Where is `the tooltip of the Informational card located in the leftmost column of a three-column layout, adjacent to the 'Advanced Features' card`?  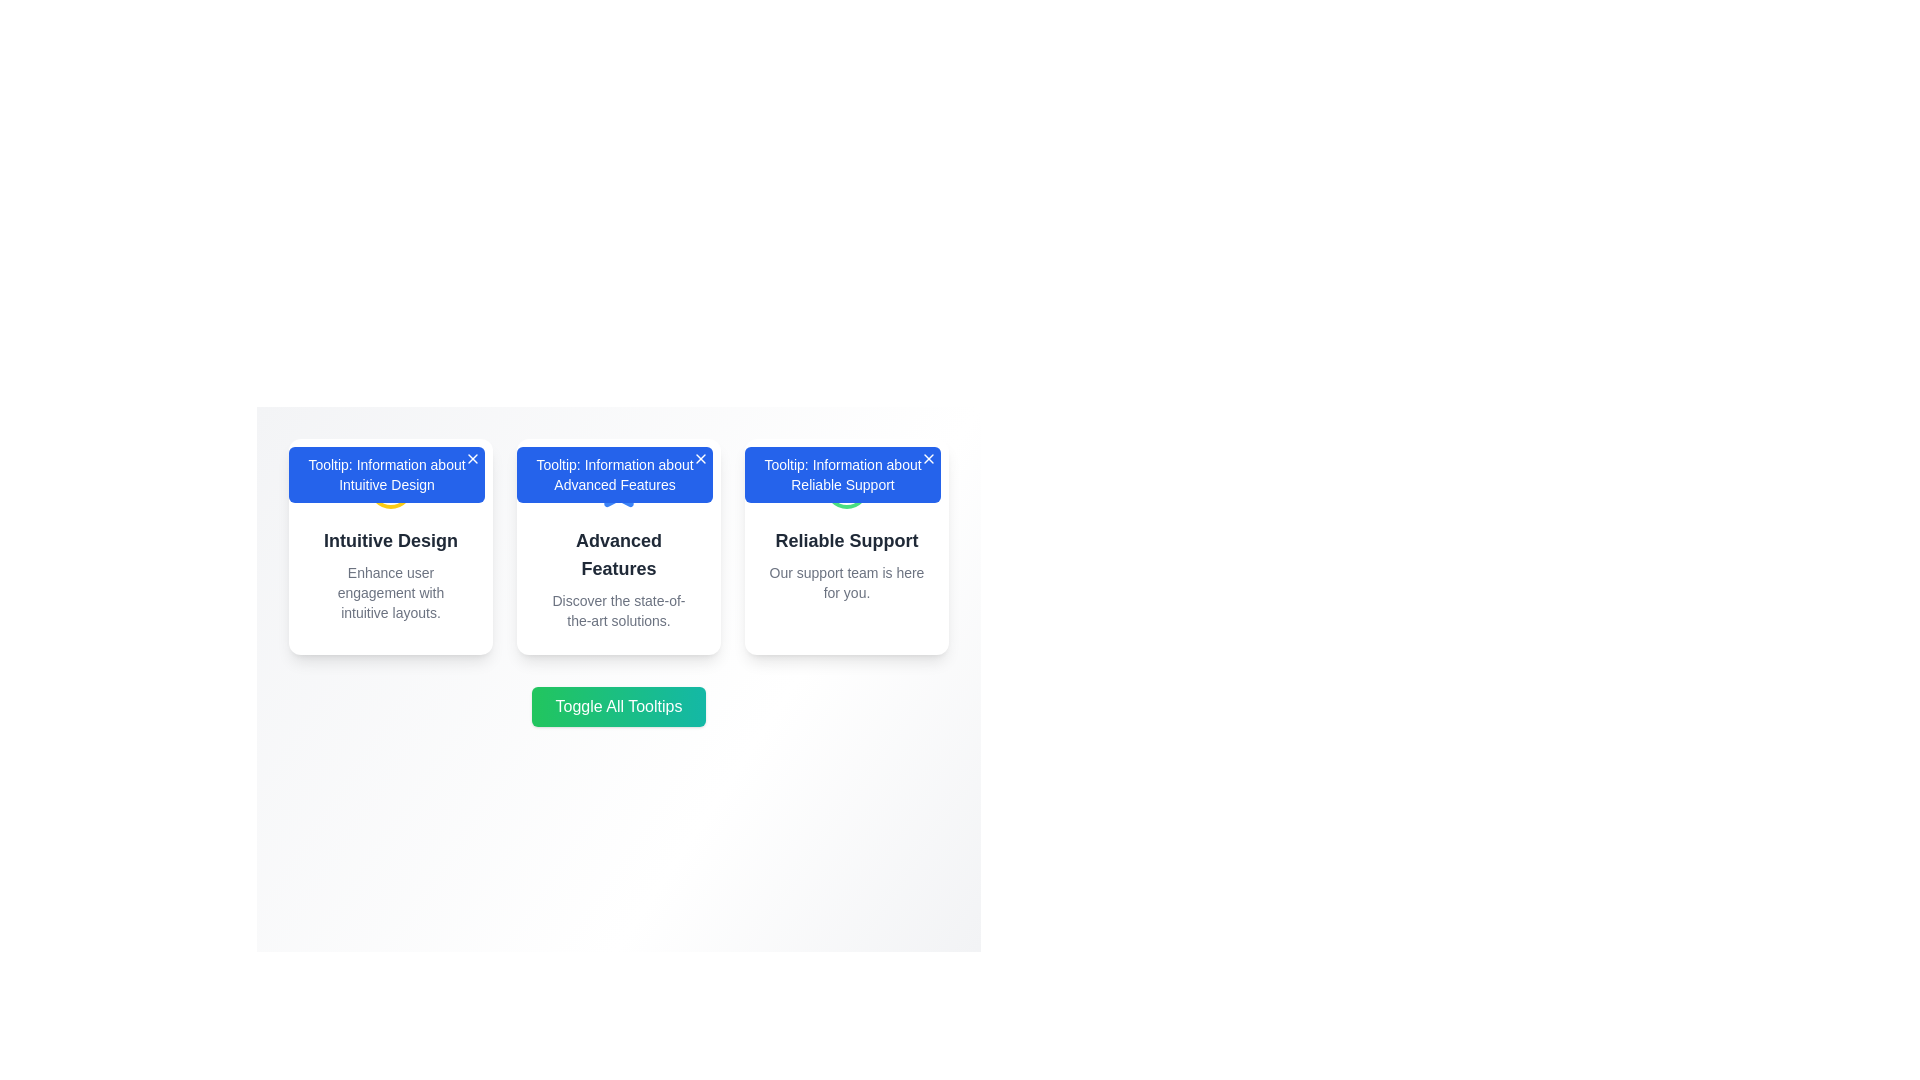
the tooltip of the Informational card located in the leftmost column of a three-column layout, adjacent to the 'Advanced Features' card is located at coordinates (390, 547).